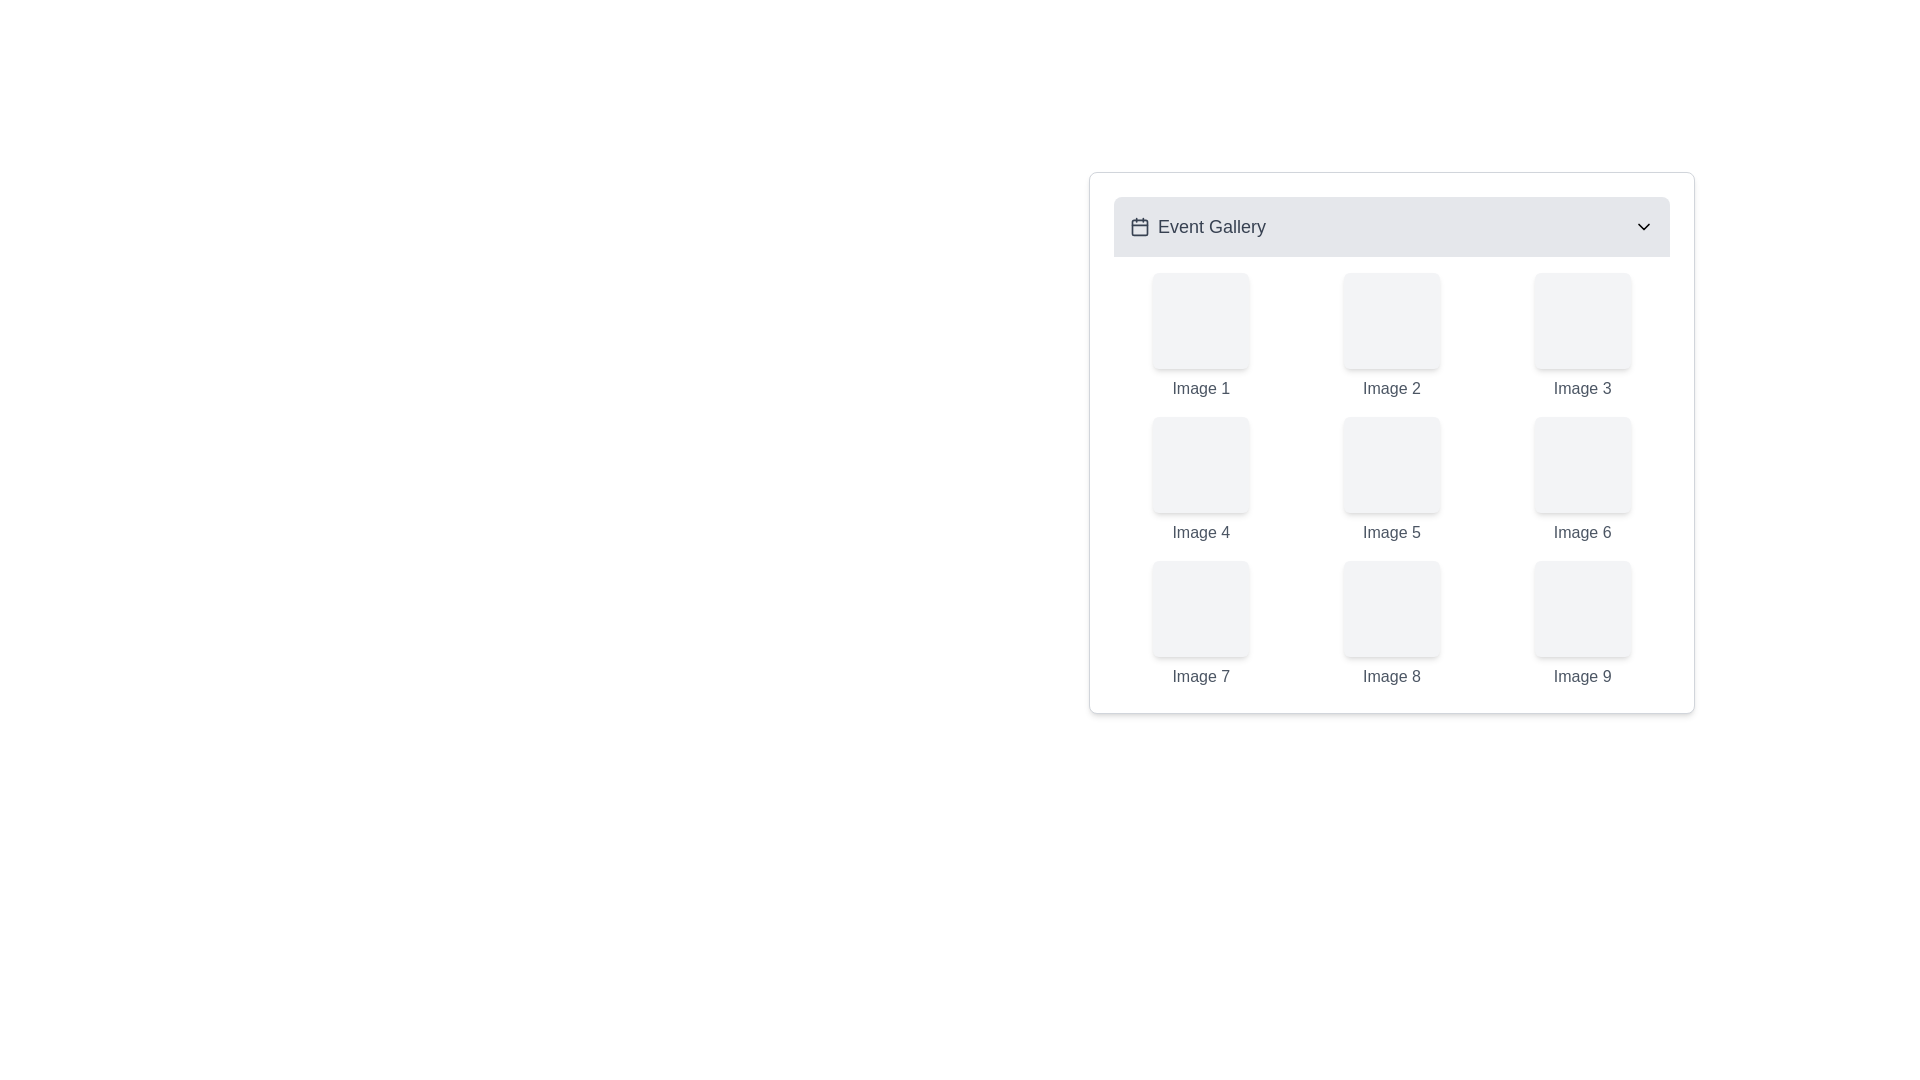  I want to click on the 'Event Gallery' text label, which is styled in bold, dark gray font and situated in the header section to the right of a calendar icon, so click(1211, 226).